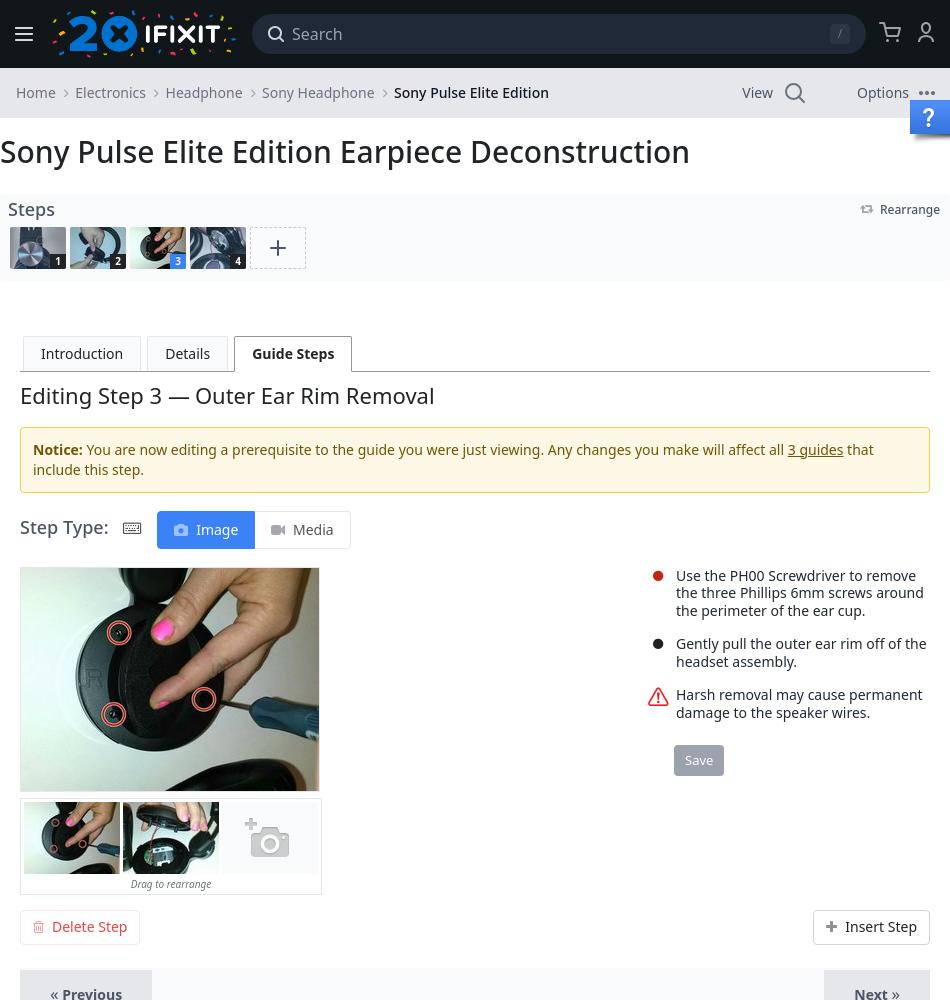 This screenshot has width=950, height=1000. I want to click on 'Headphone', so click(203, 91).